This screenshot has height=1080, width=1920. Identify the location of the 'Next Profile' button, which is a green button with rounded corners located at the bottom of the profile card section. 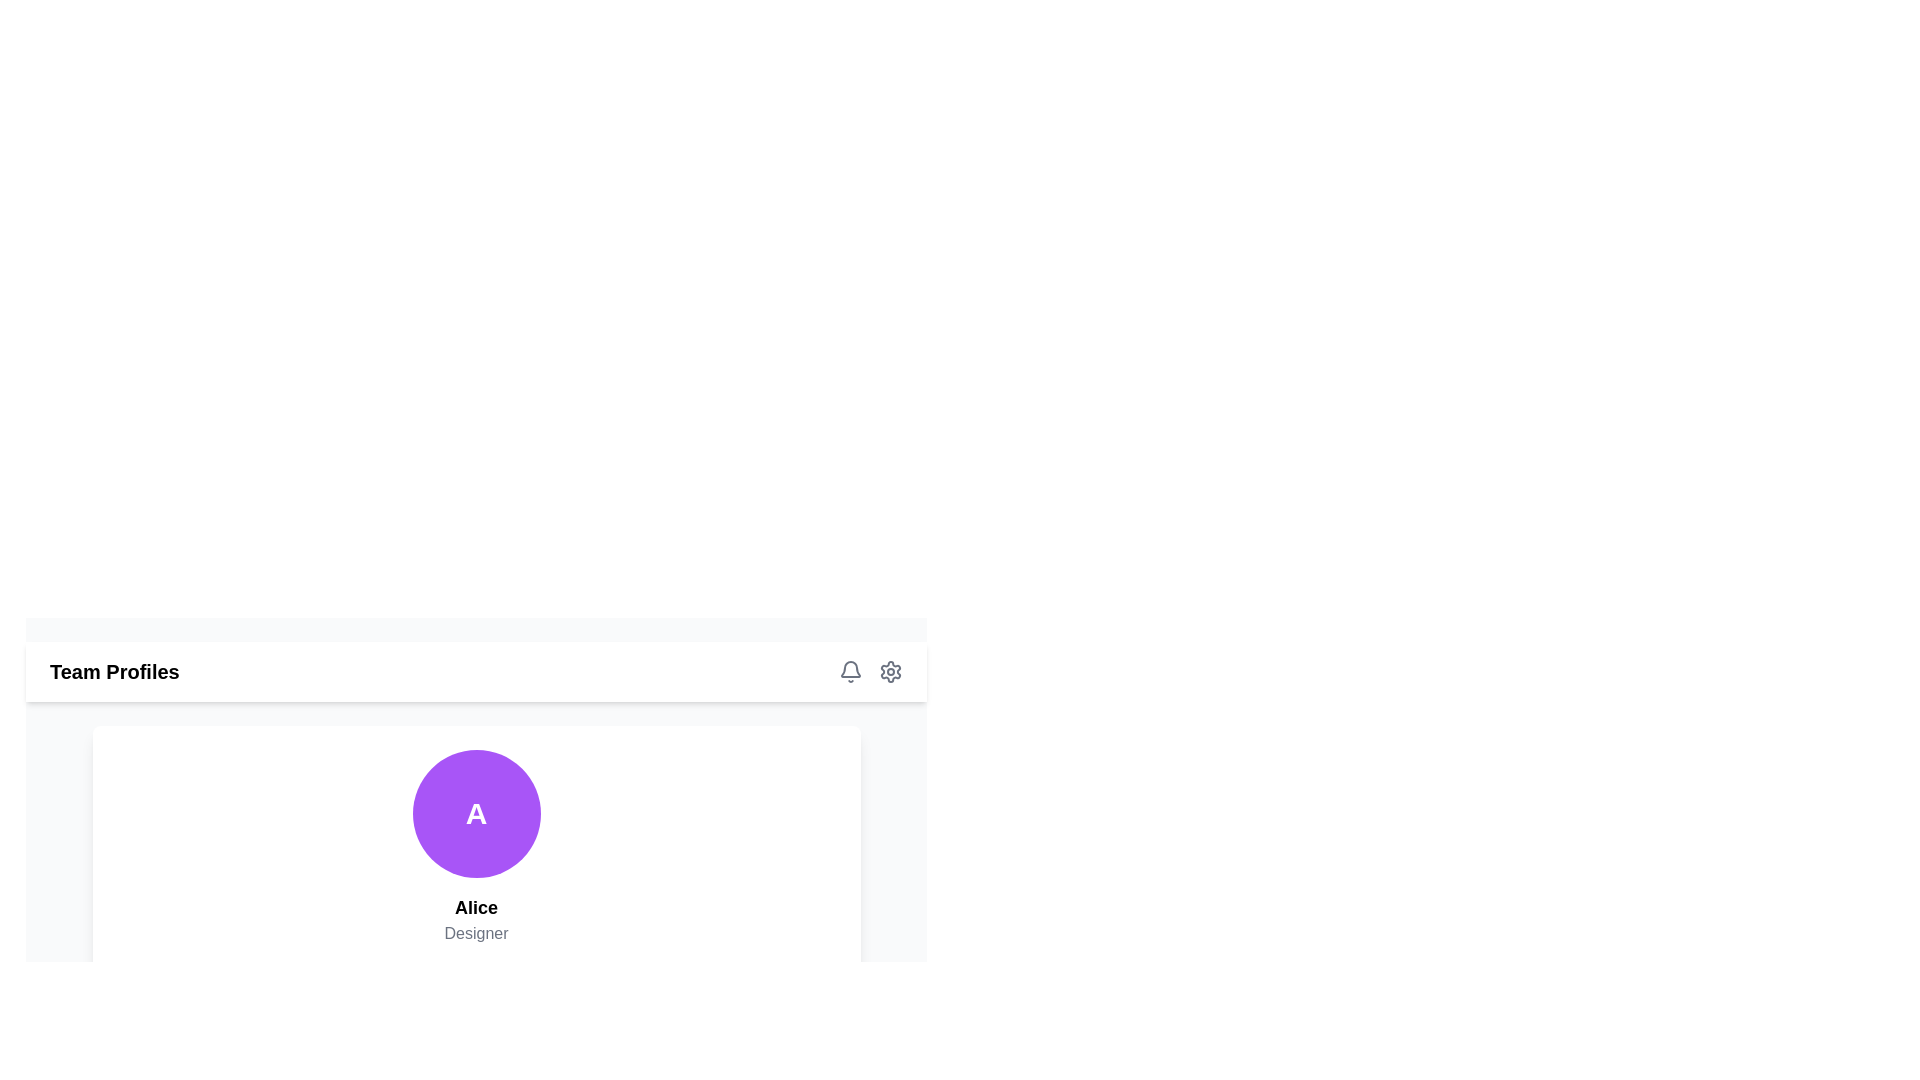
(475, 990).